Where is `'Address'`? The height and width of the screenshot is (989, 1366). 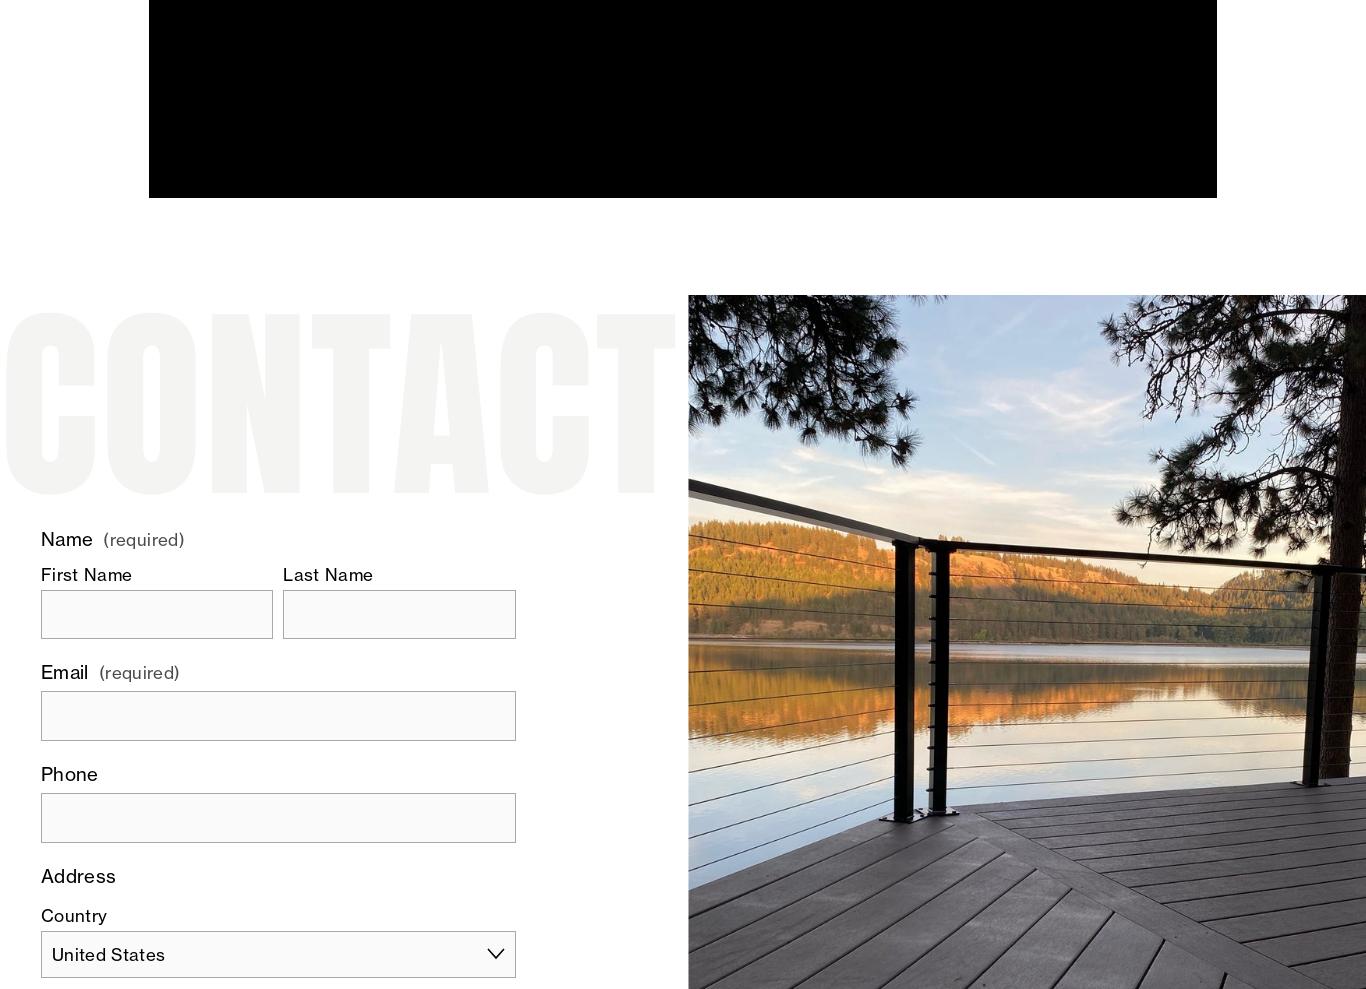
'Address' is located at coordinates (77, 875).